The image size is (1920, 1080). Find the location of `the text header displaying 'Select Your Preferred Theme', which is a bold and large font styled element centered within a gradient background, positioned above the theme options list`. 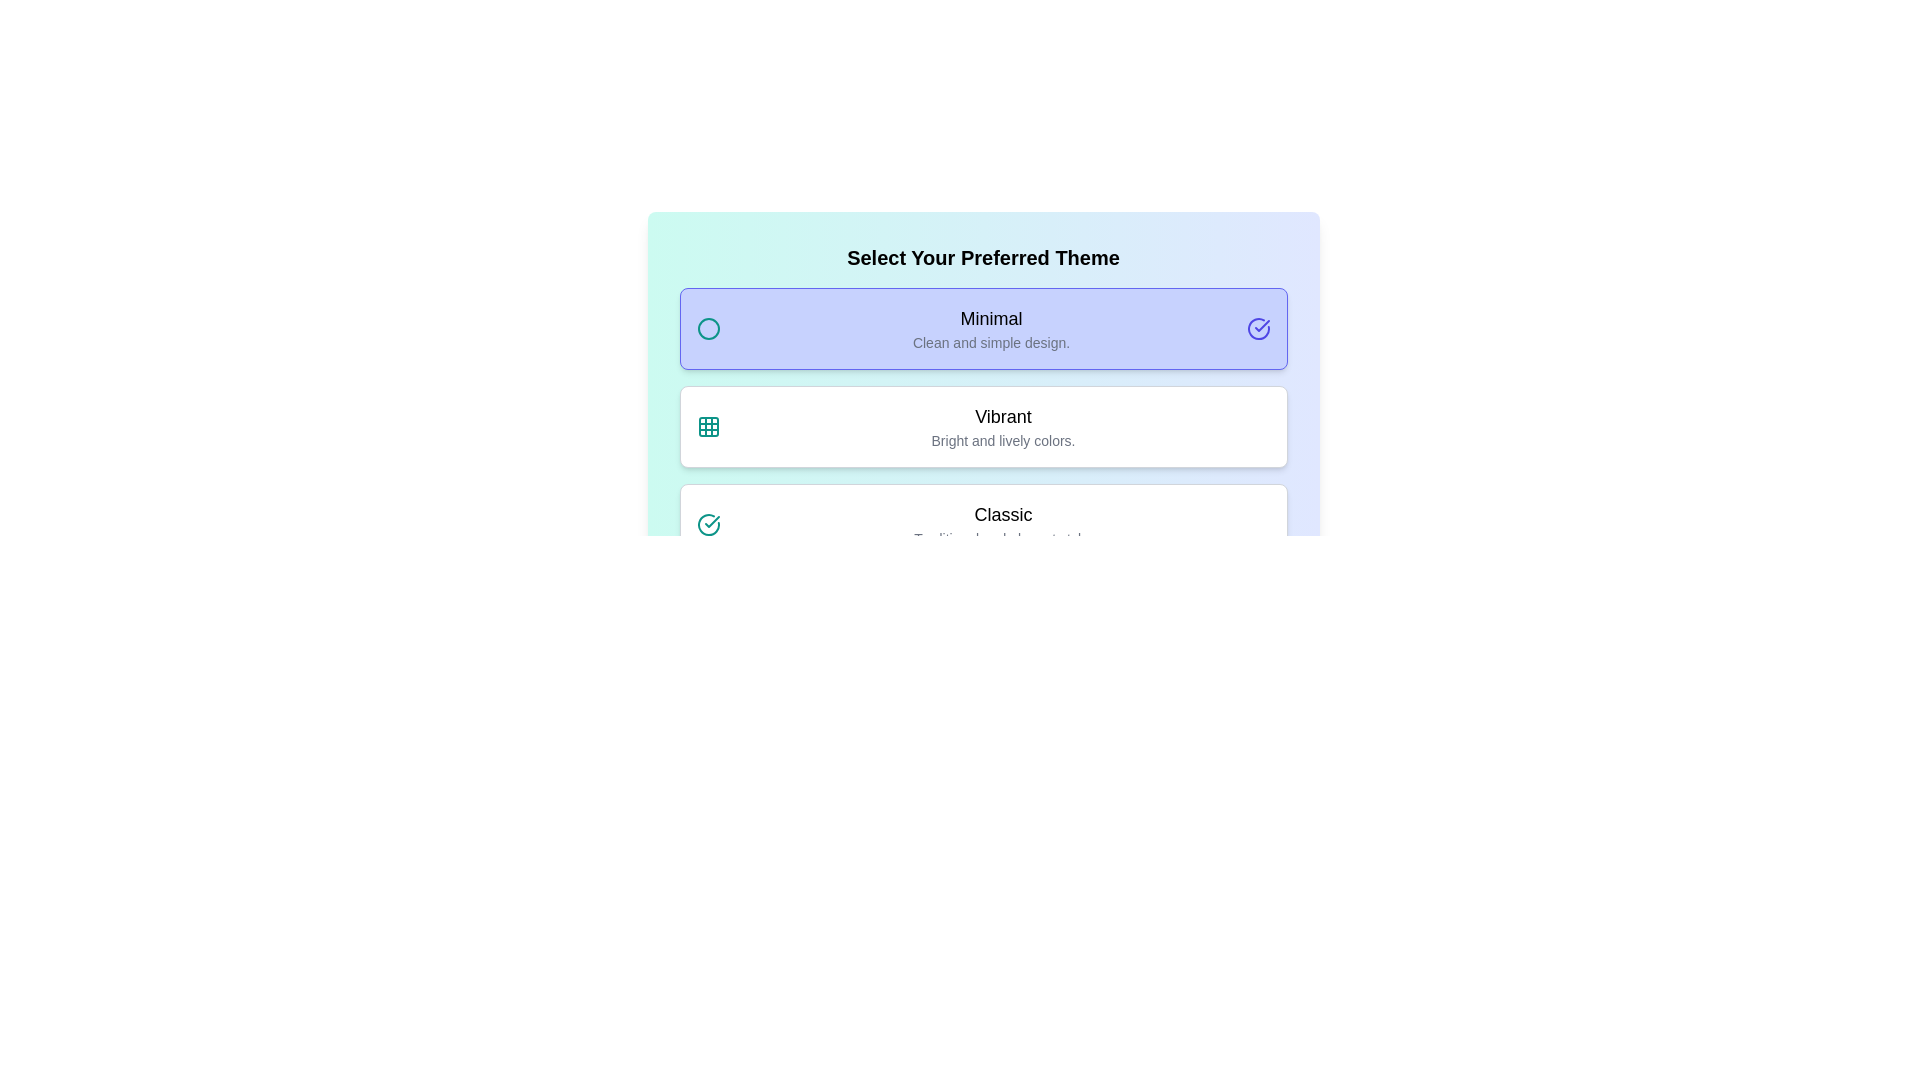

the text header displaying 'Select Your Preferred Theme', which is a bold and large font styled element centered within a gradient background, positioned above the theme options list is located at coordinates (983, 257).